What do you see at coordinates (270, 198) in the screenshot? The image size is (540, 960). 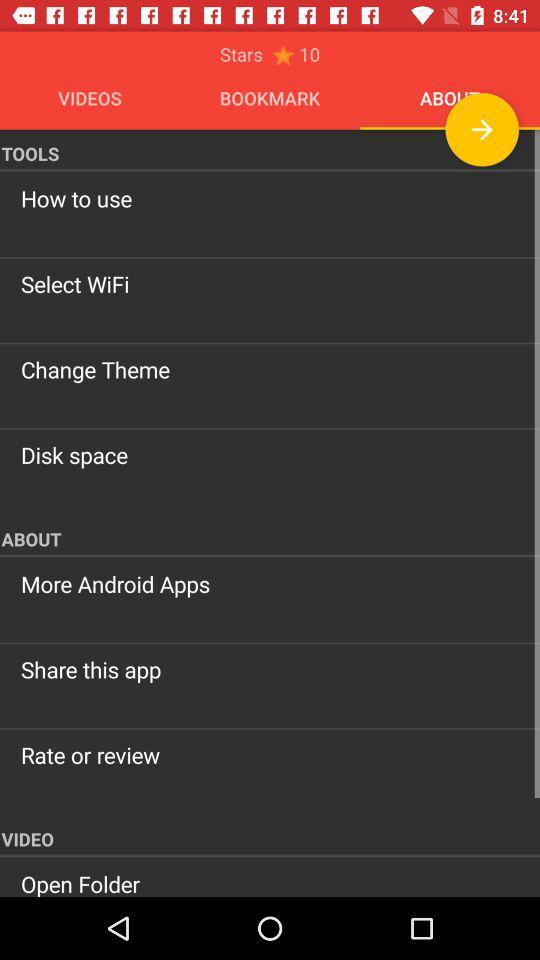 I see `the item below tools icon` at bounding box center [270, 198].